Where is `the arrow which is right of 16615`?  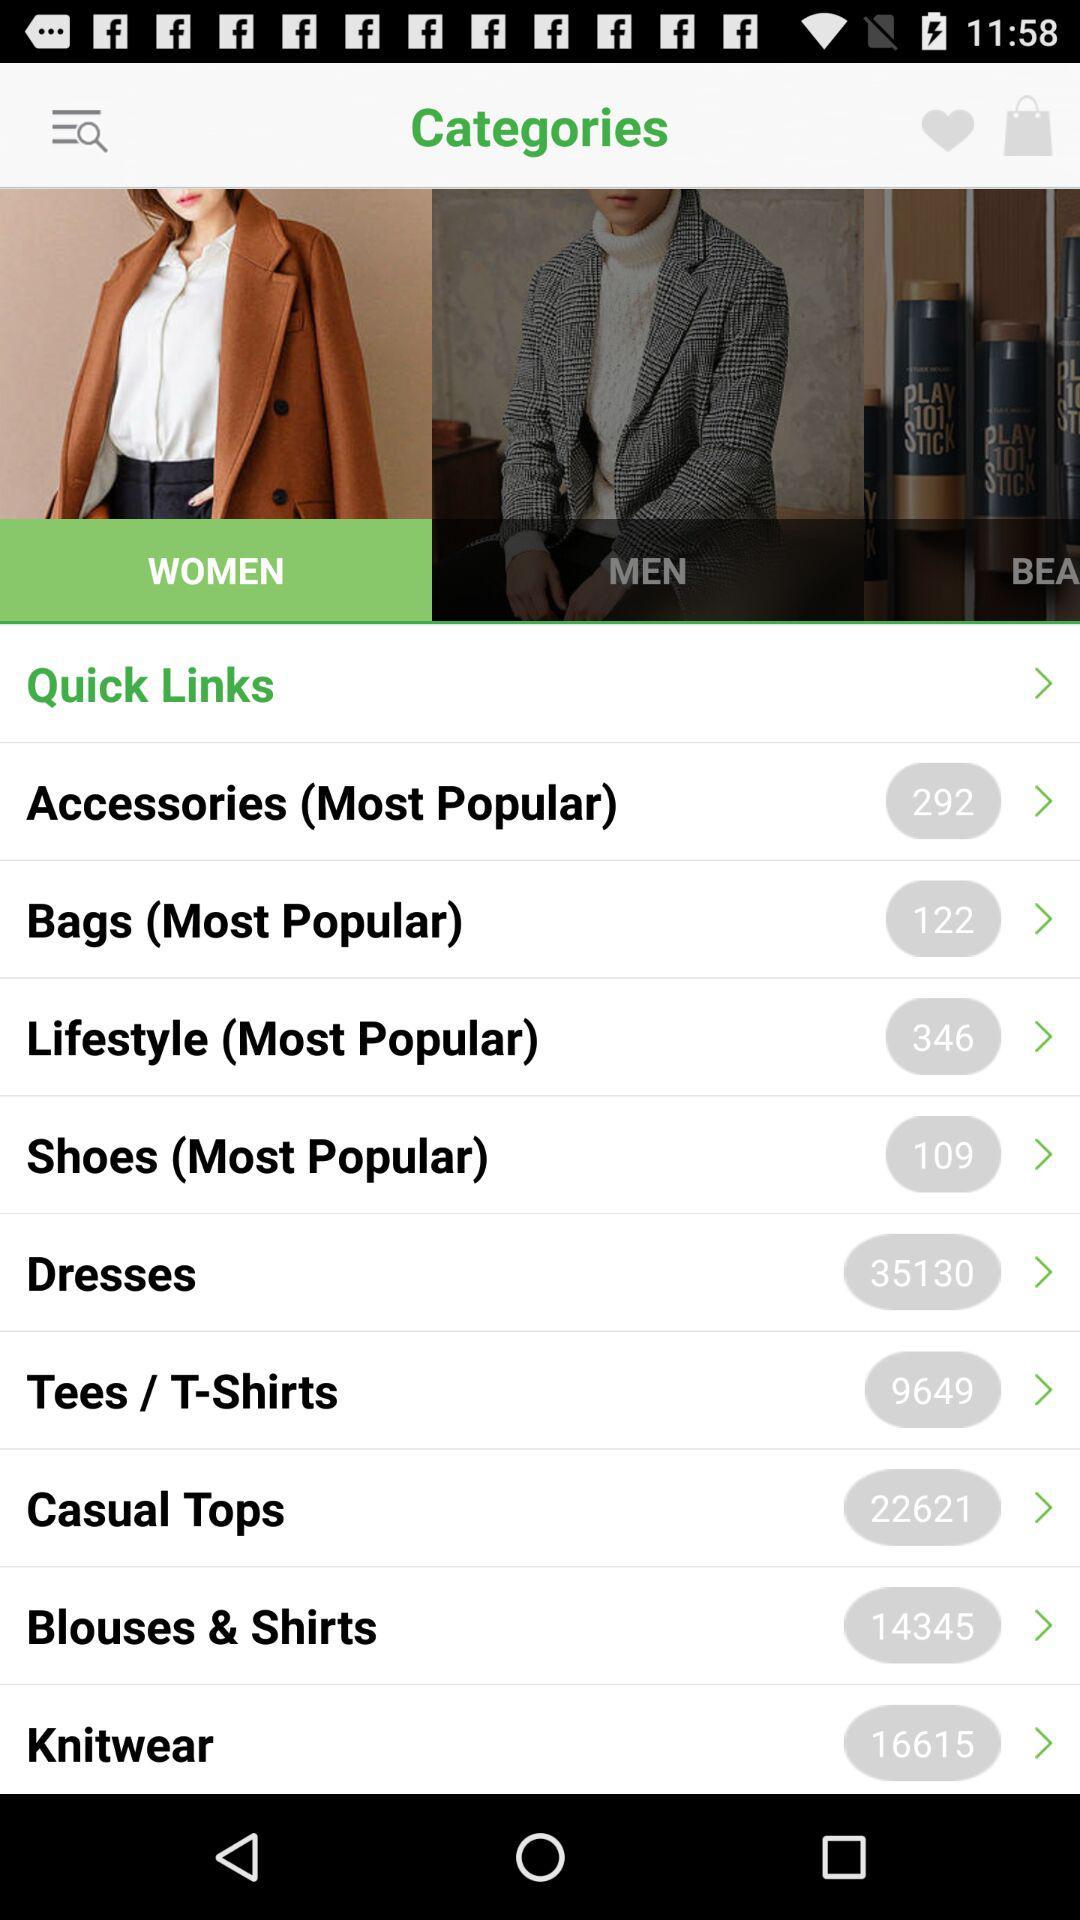
the arrow which is right of 16615 is located at coordinates (1043, 1741).